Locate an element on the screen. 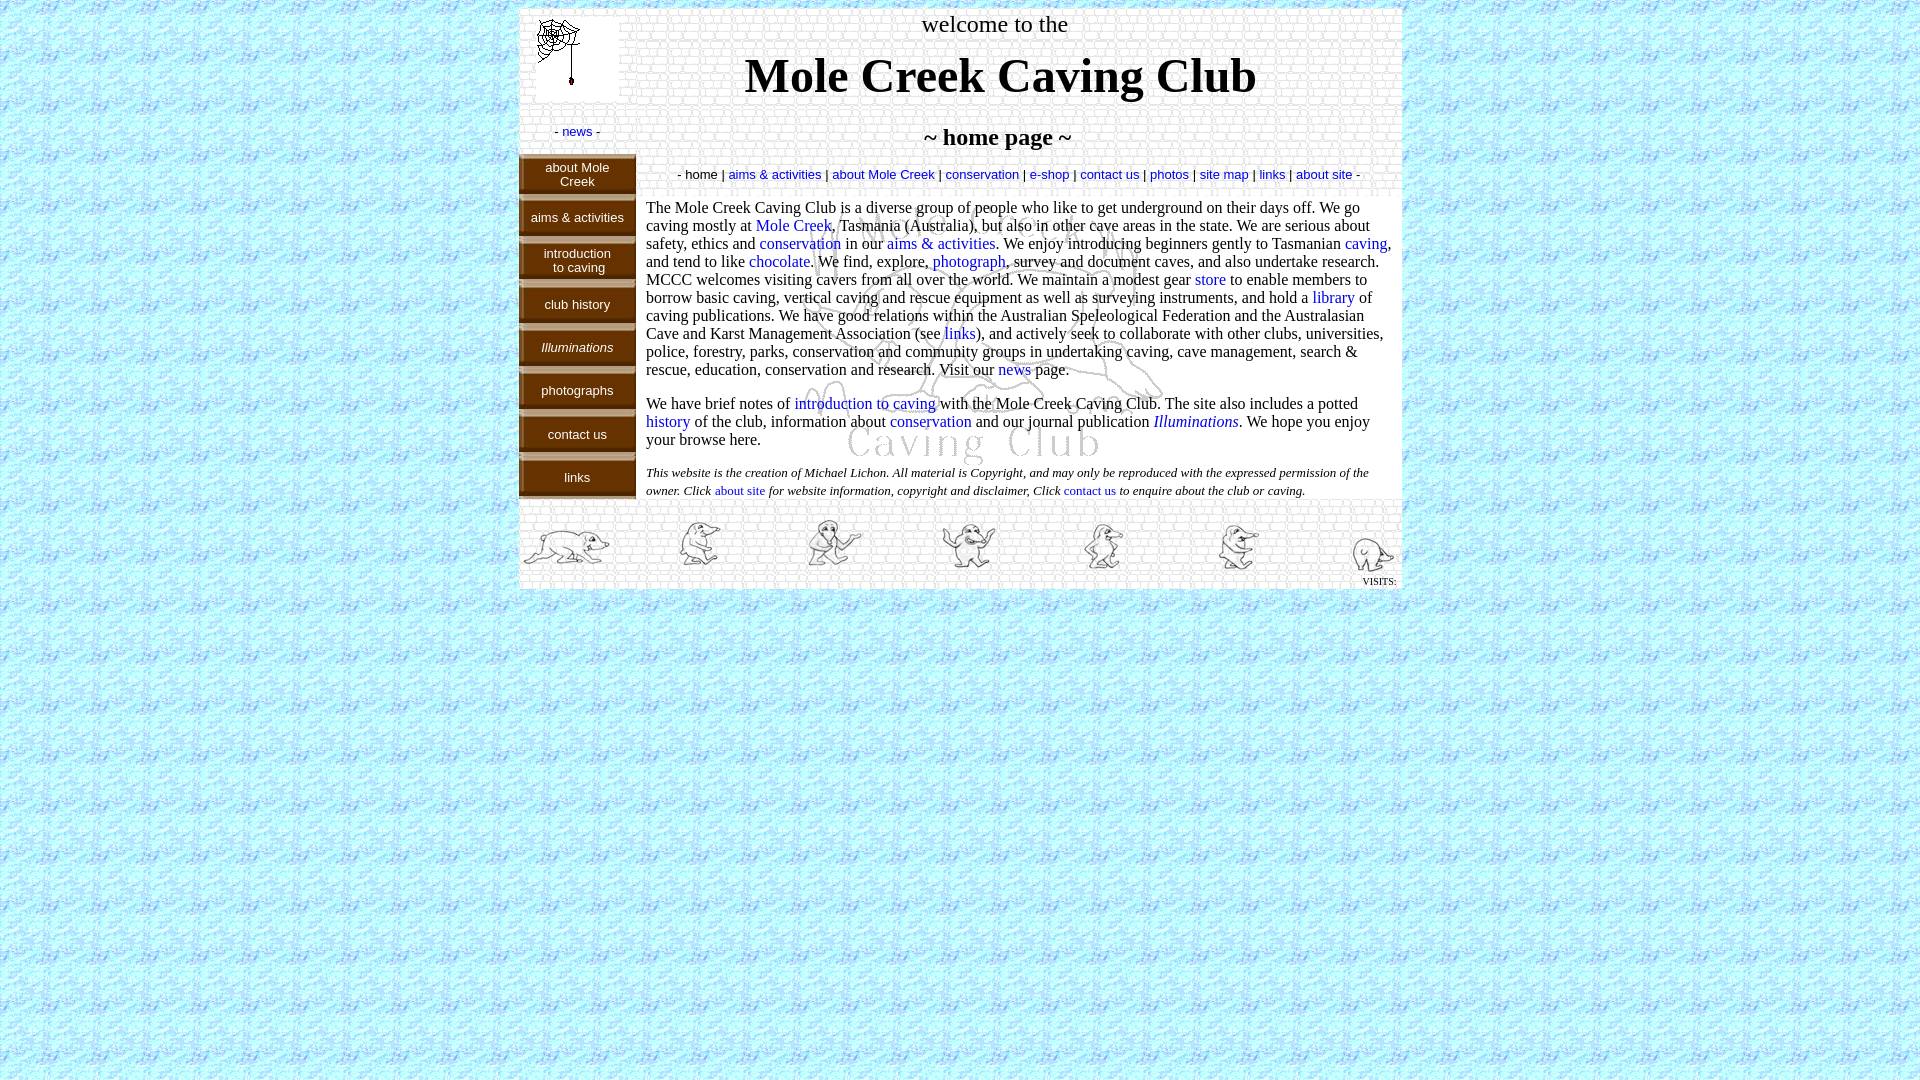 This screenshot has height=1080, width=1920. 'site map' is located at coordinates (1223, 172).